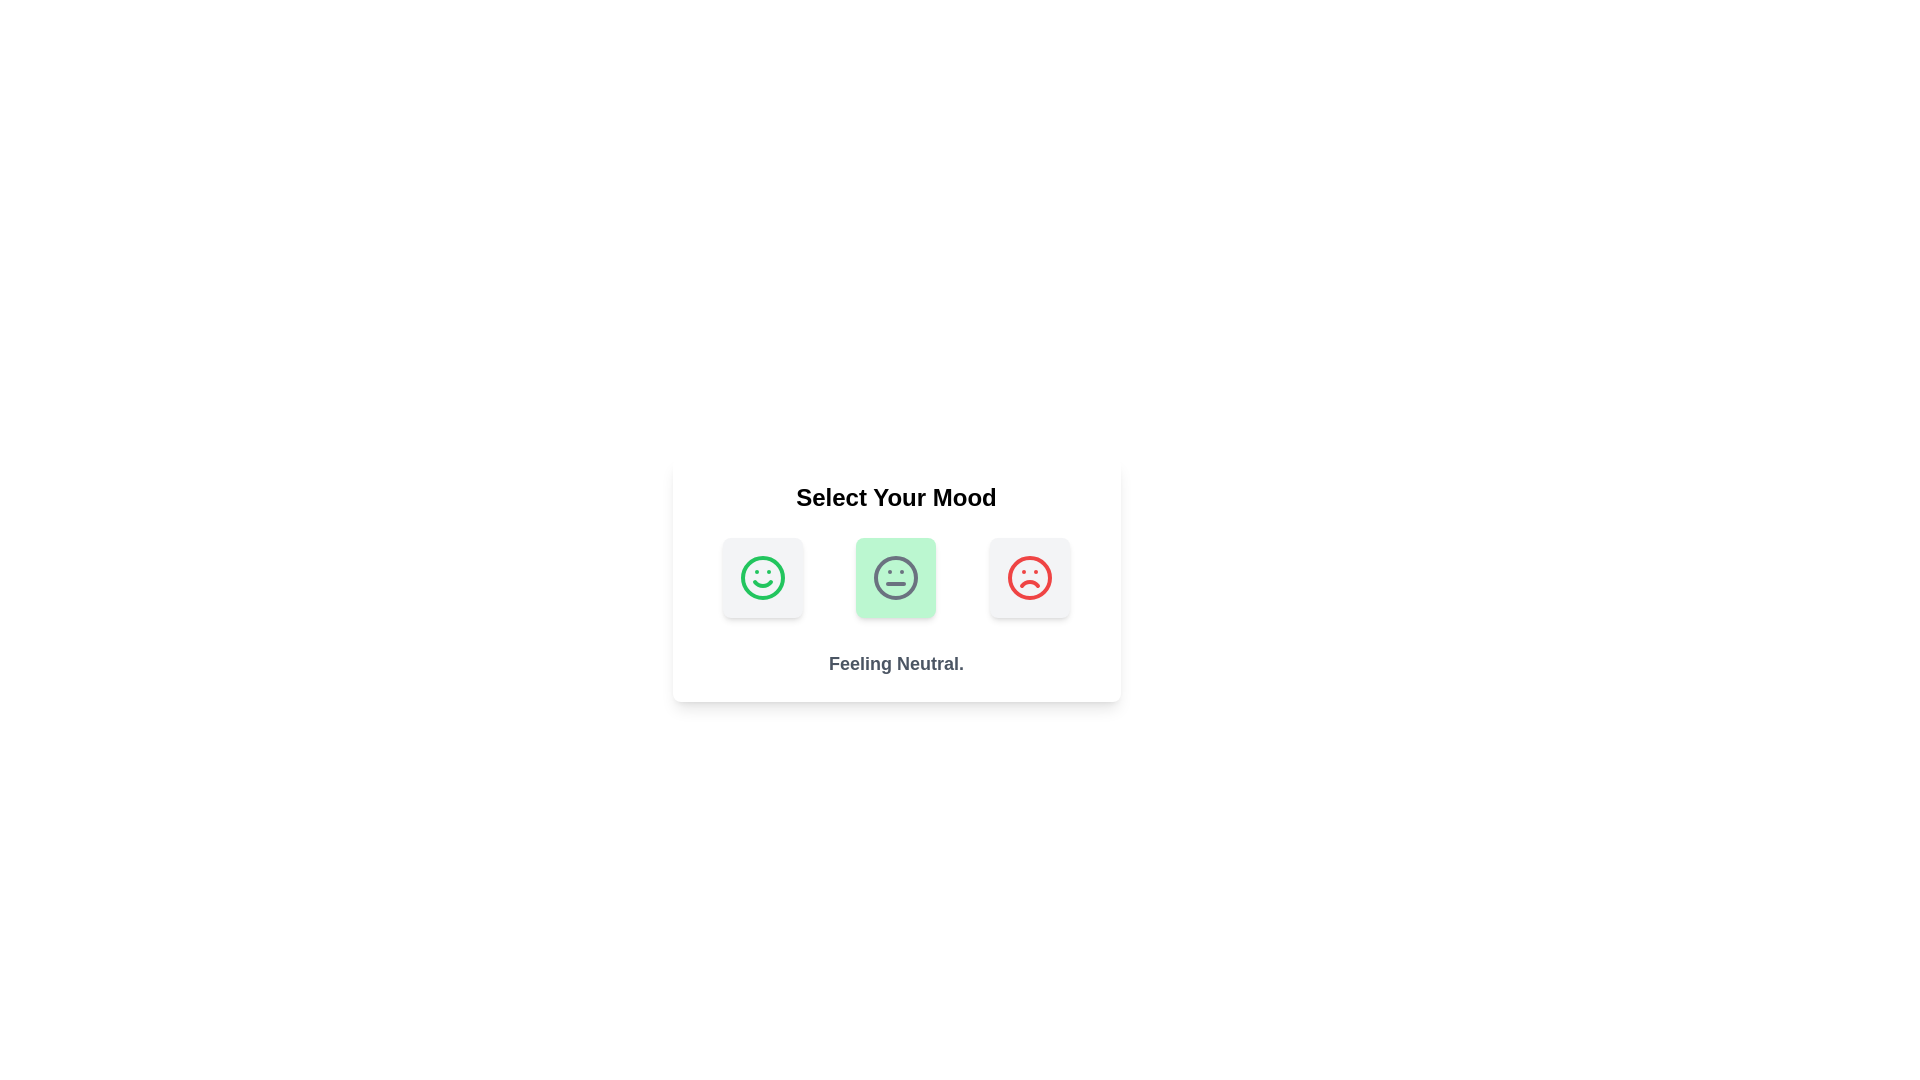 This screenshot has width=1920, height=1080. Describe the element at coordinates (762, 578) in the screenshot. I see `the Interactive Button with Icon, which has a light gray background and a green smiley face, to make a selection` at that location.